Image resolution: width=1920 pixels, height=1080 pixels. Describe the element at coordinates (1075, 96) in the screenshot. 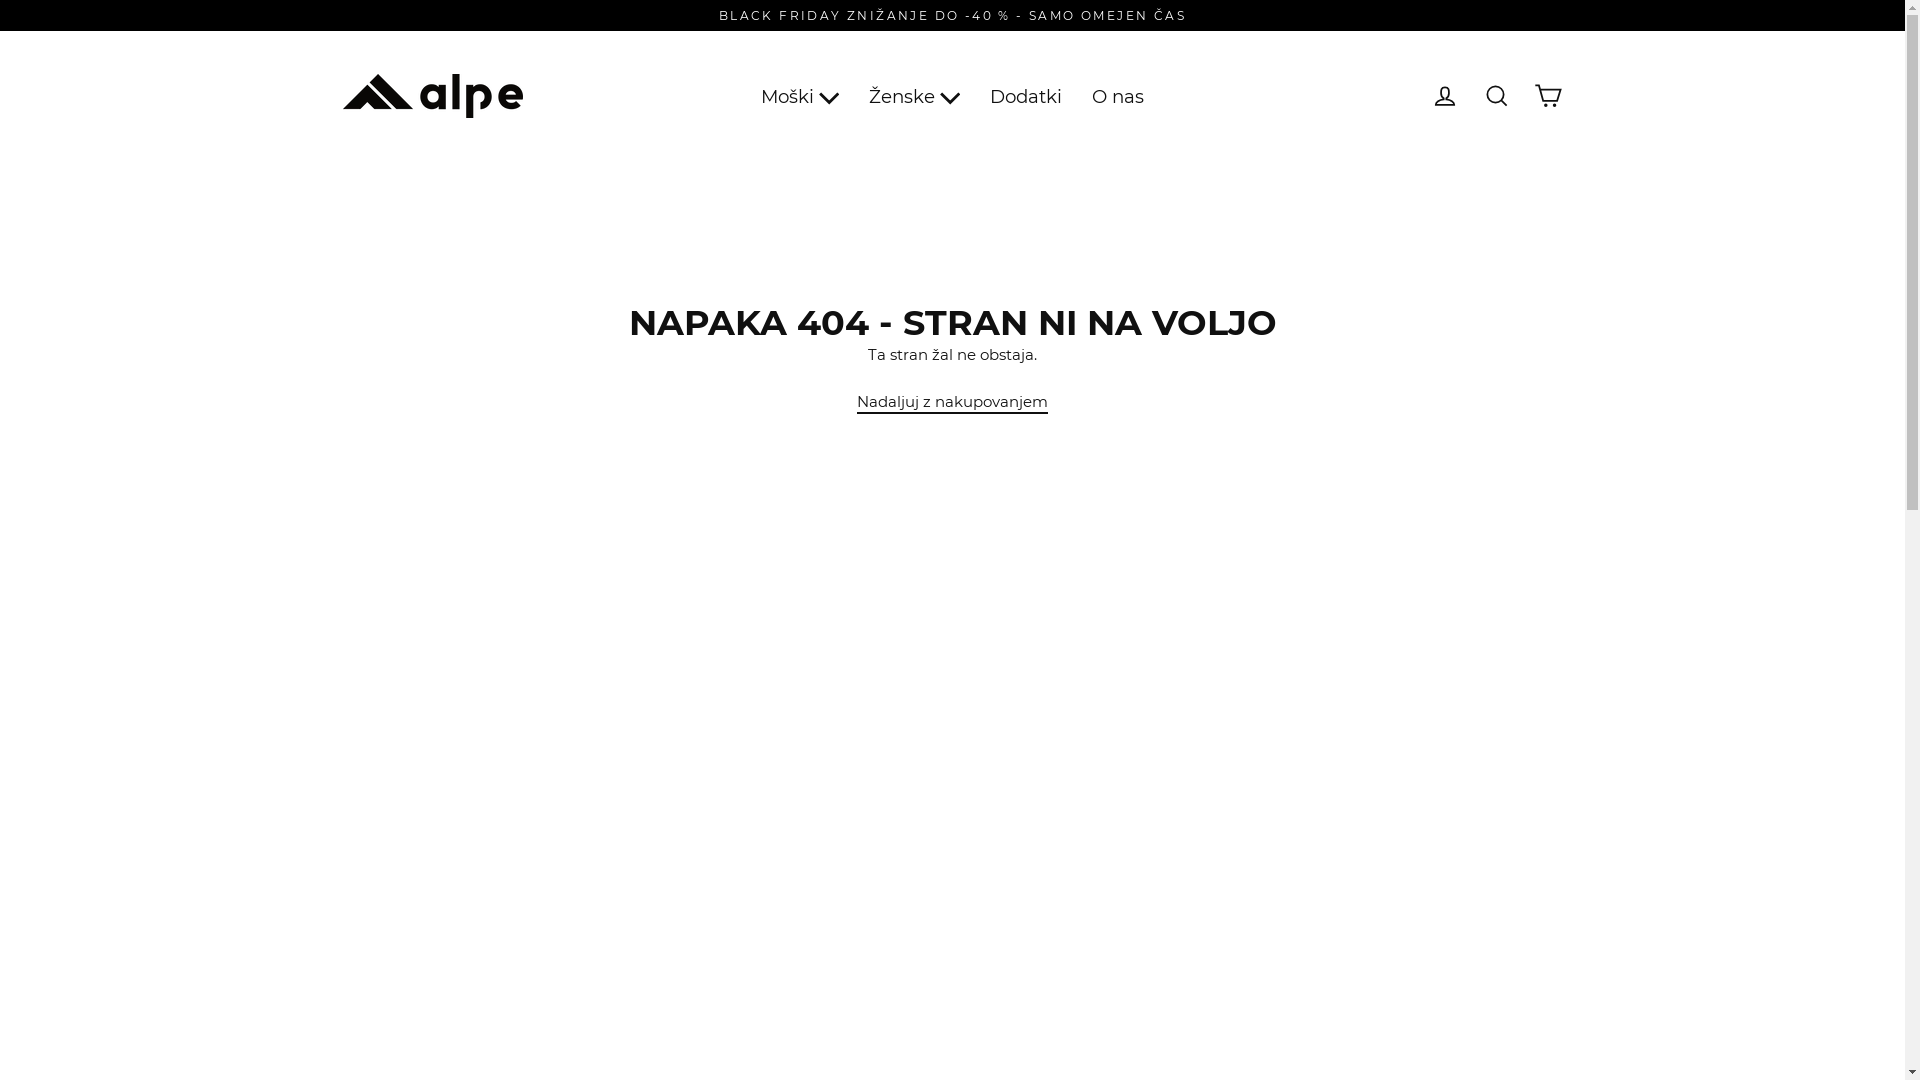

I see `'O nas'` at that location.